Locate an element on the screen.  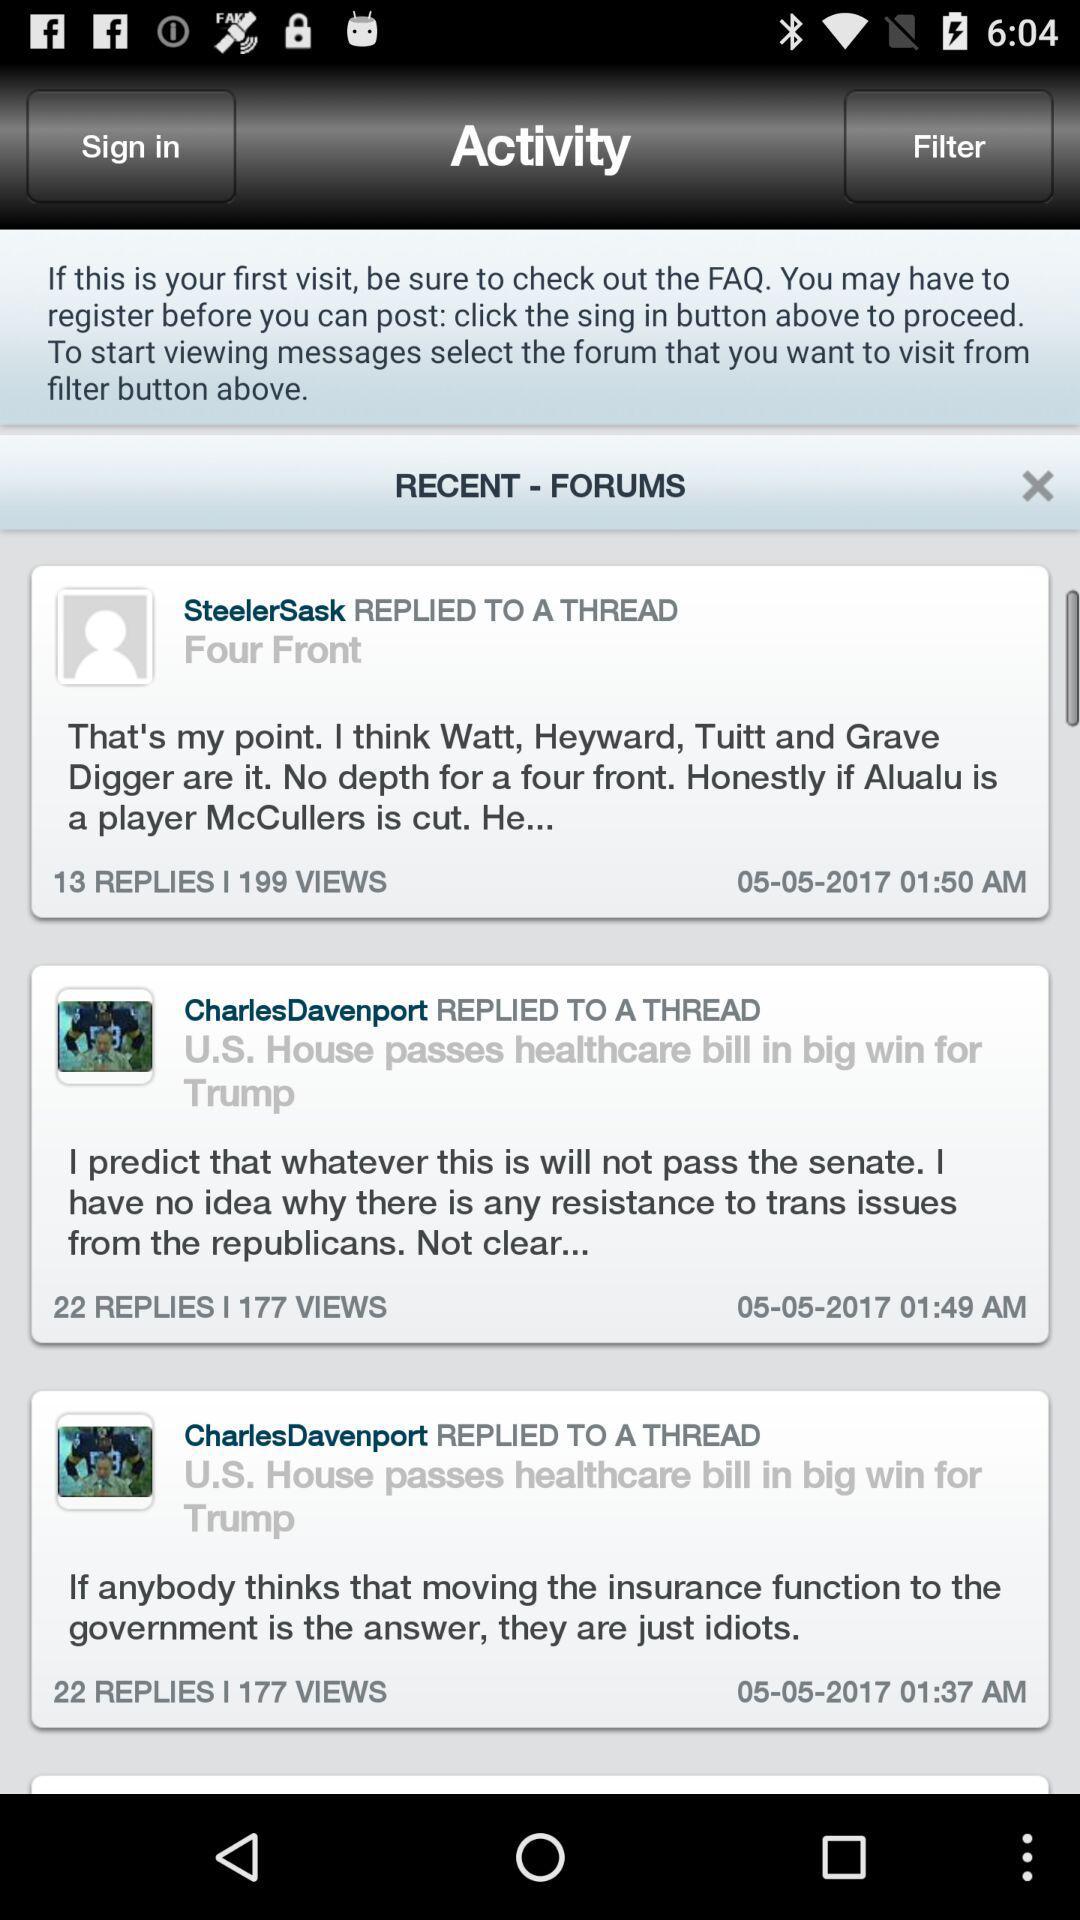
profile is located at coordinates (104, 635).